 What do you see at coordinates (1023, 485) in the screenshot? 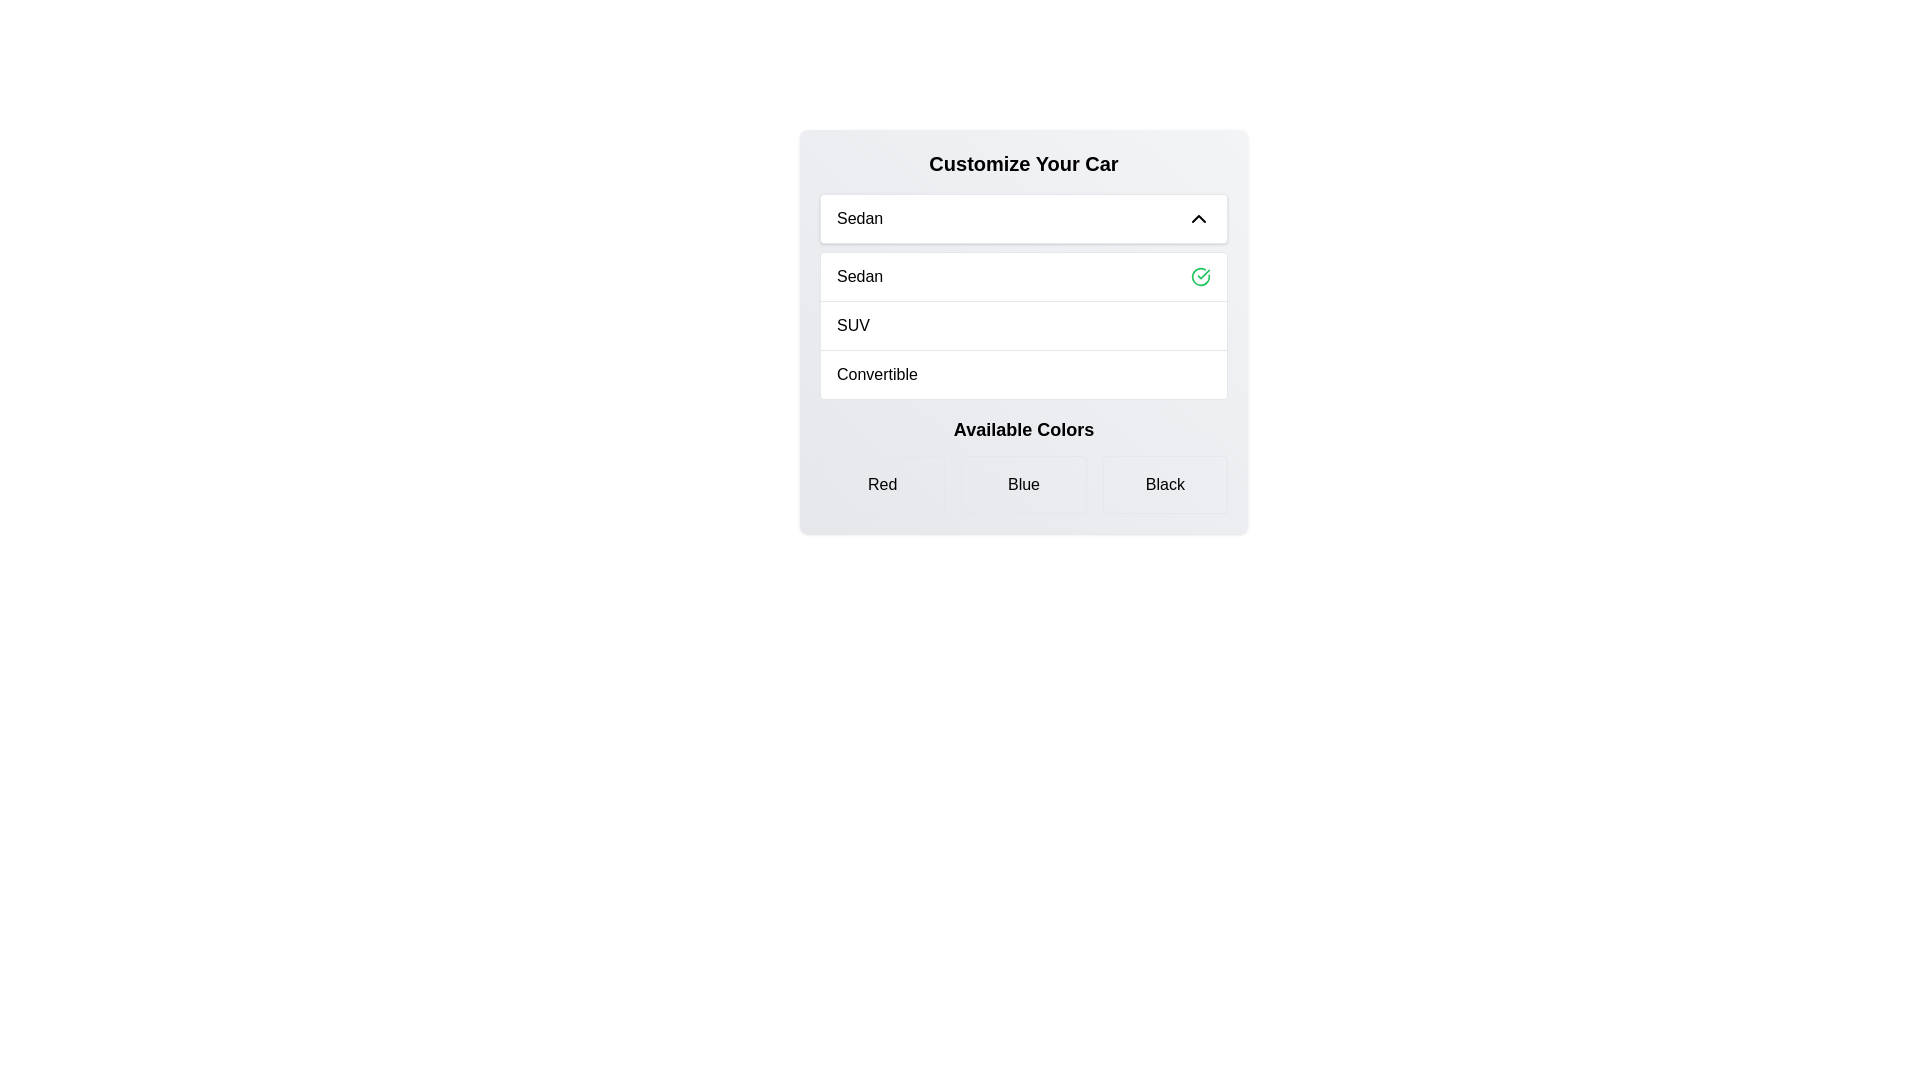
I see `the 'Blue' button, which is a rectangular button with a light gray background and centered black text, positioned as the second option in the 'Available Colors' group` at bounding box center [1023, 485].